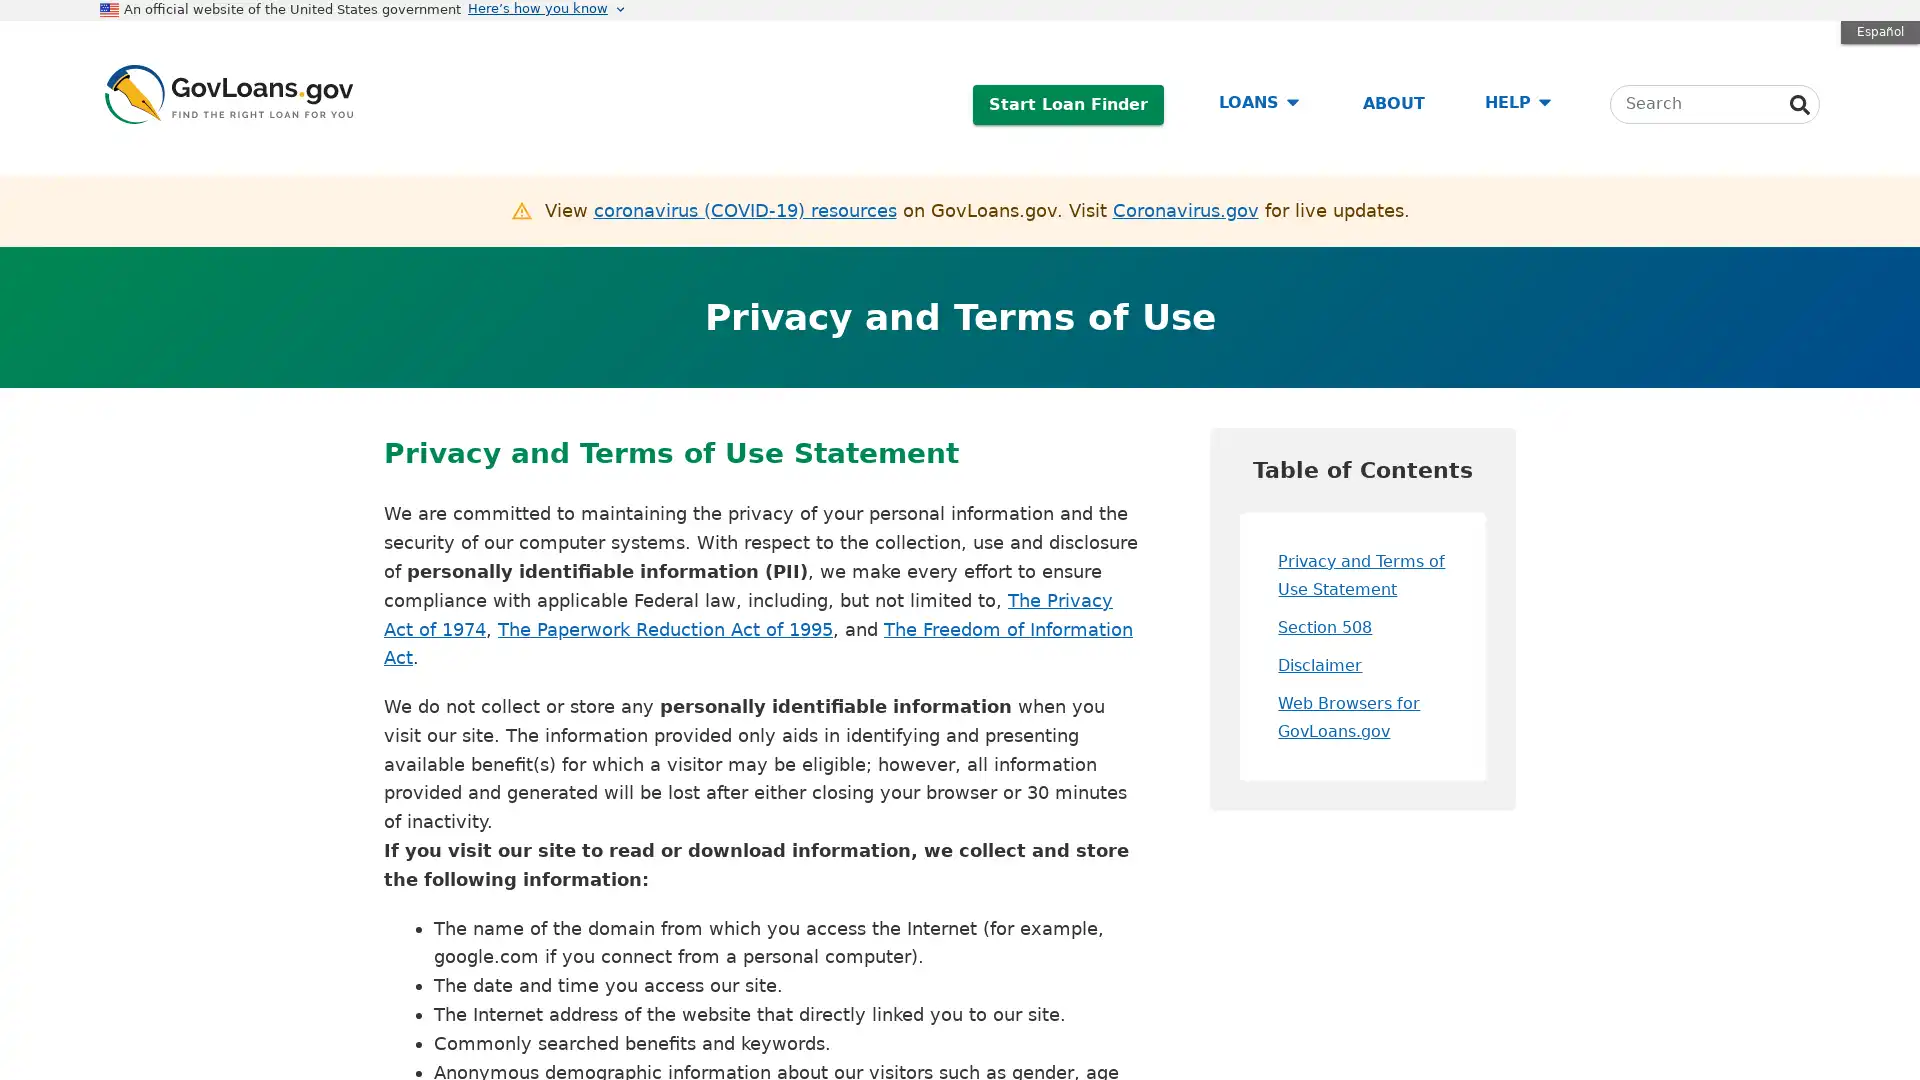 The width and height of the screenshot is (1920, 1080). Describe the element at coordinates (1800, 104) in the screenshot. I see `Search` at that location.